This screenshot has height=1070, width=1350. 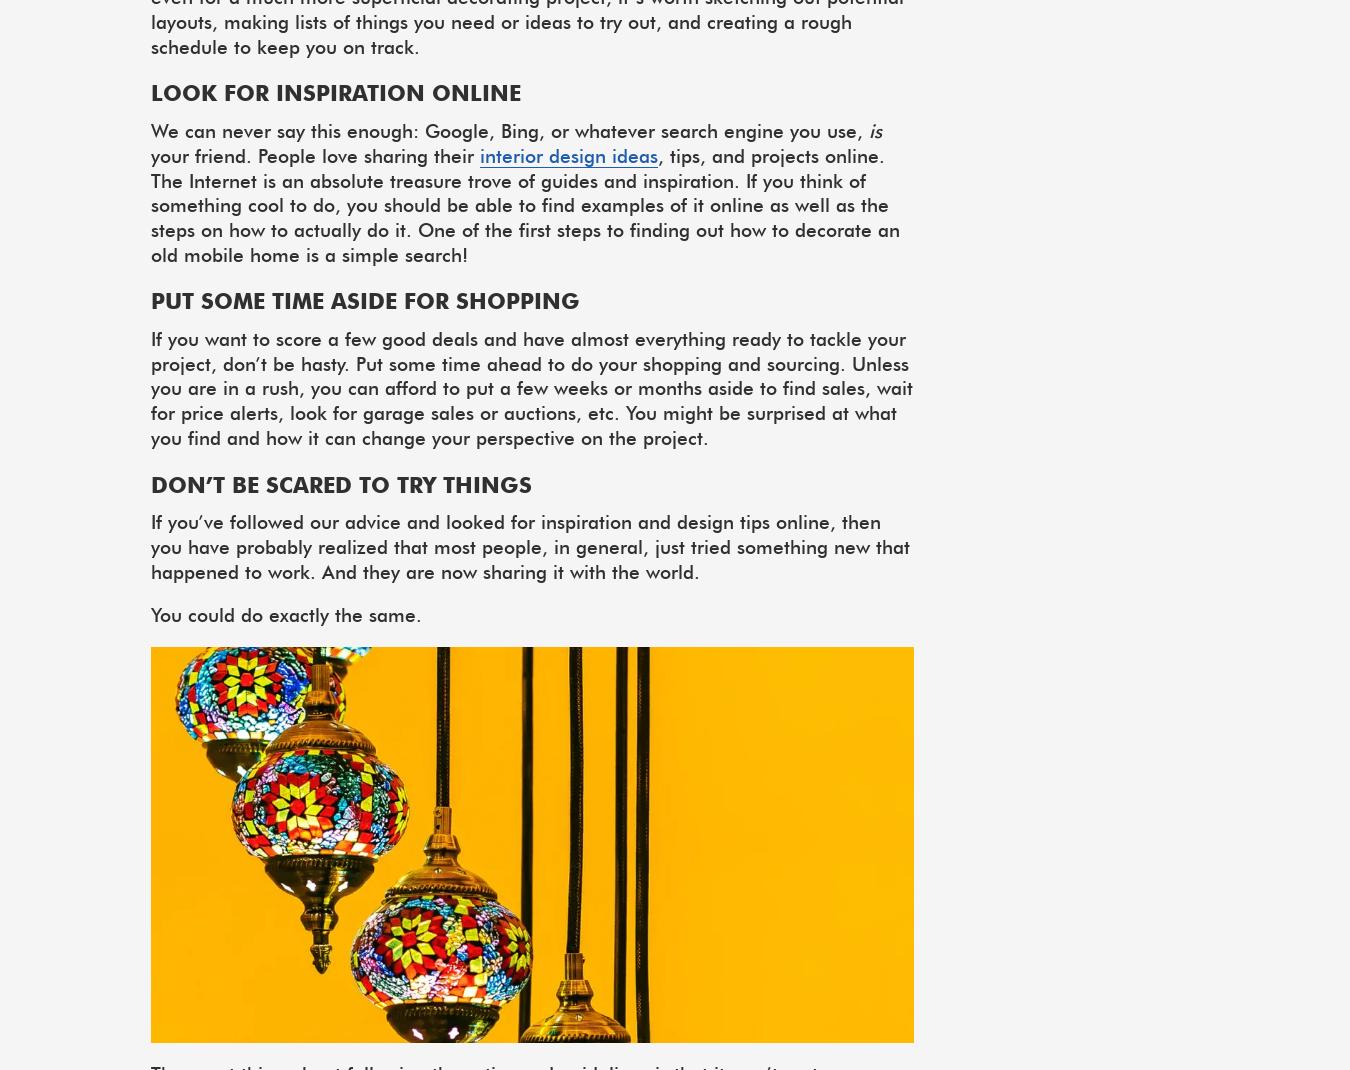 What do you see at coordinates (341, 483) in the screenshot?
I see `'Don’t be scared to try things'` at bounding box center [341, 483].